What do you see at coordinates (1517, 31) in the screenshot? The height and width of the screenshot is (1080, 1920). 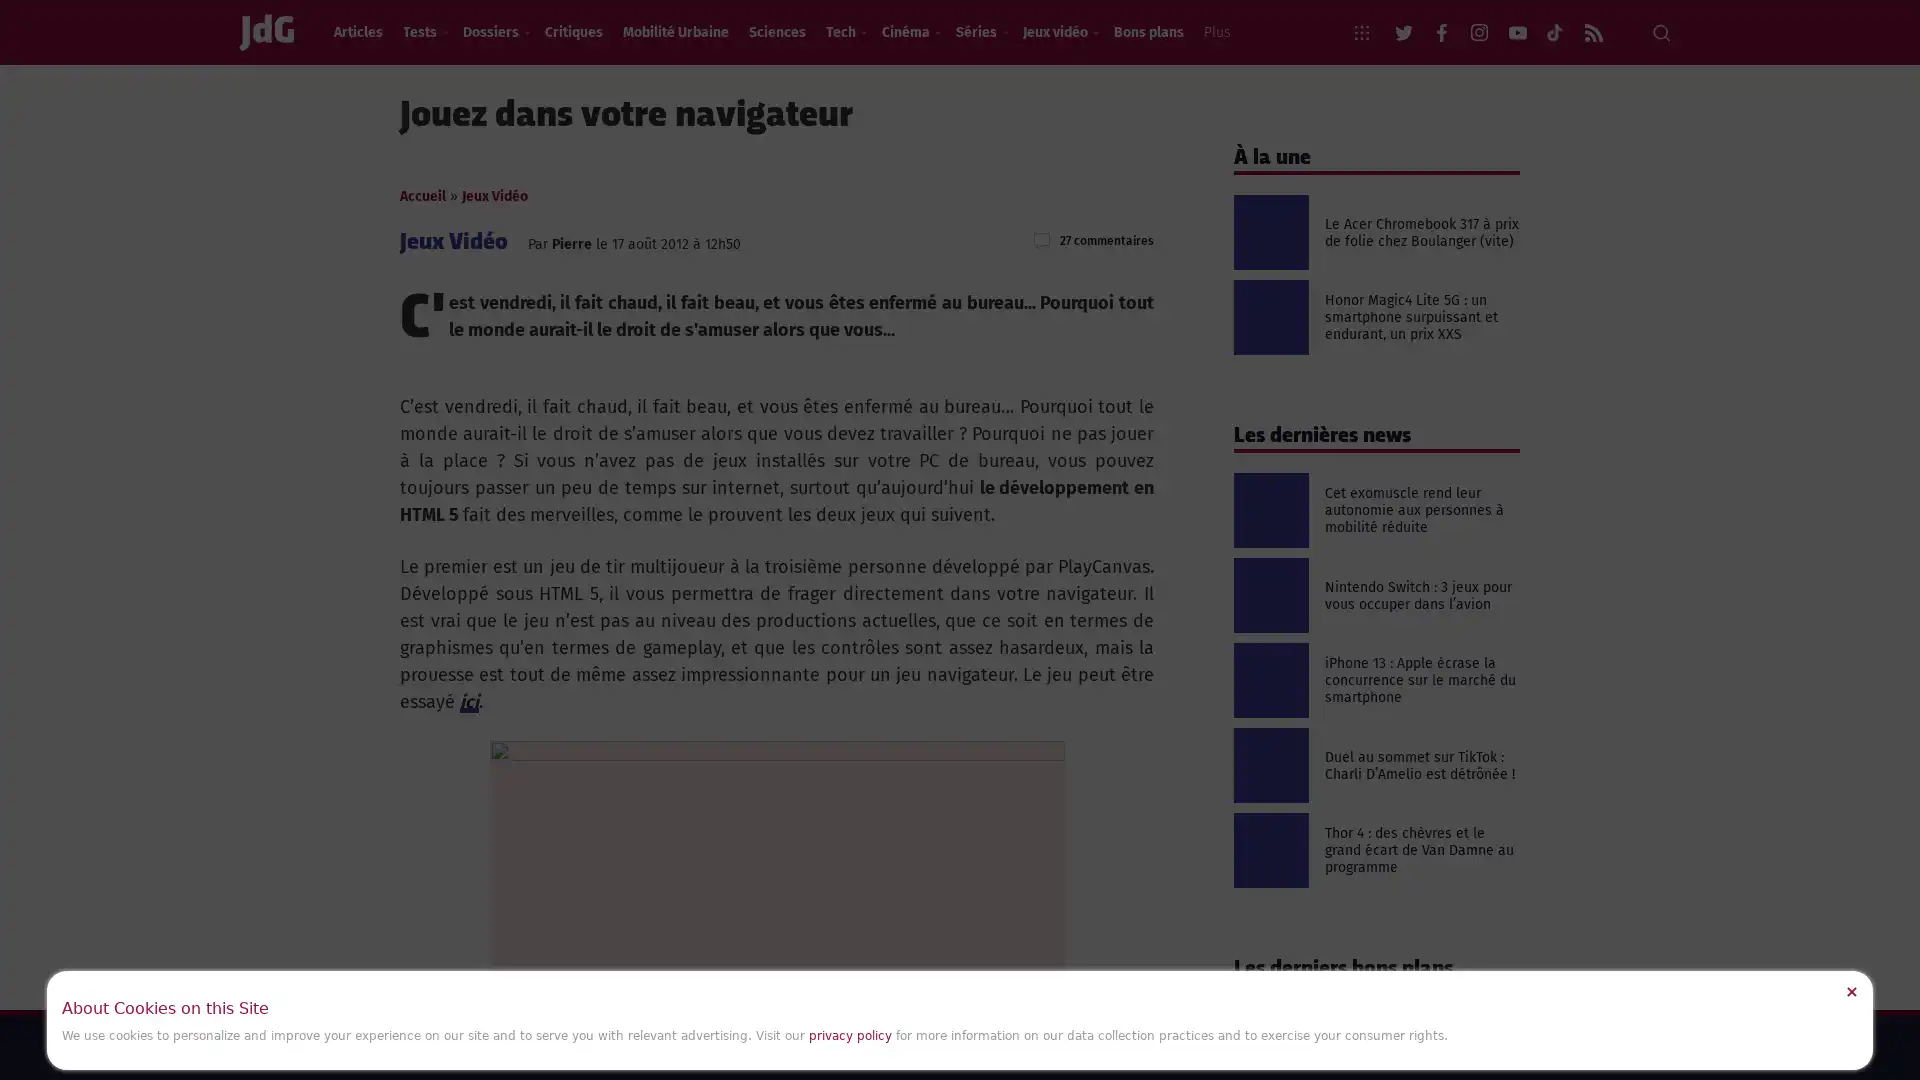 I see `youtube` at bounding box center [1517, 31].